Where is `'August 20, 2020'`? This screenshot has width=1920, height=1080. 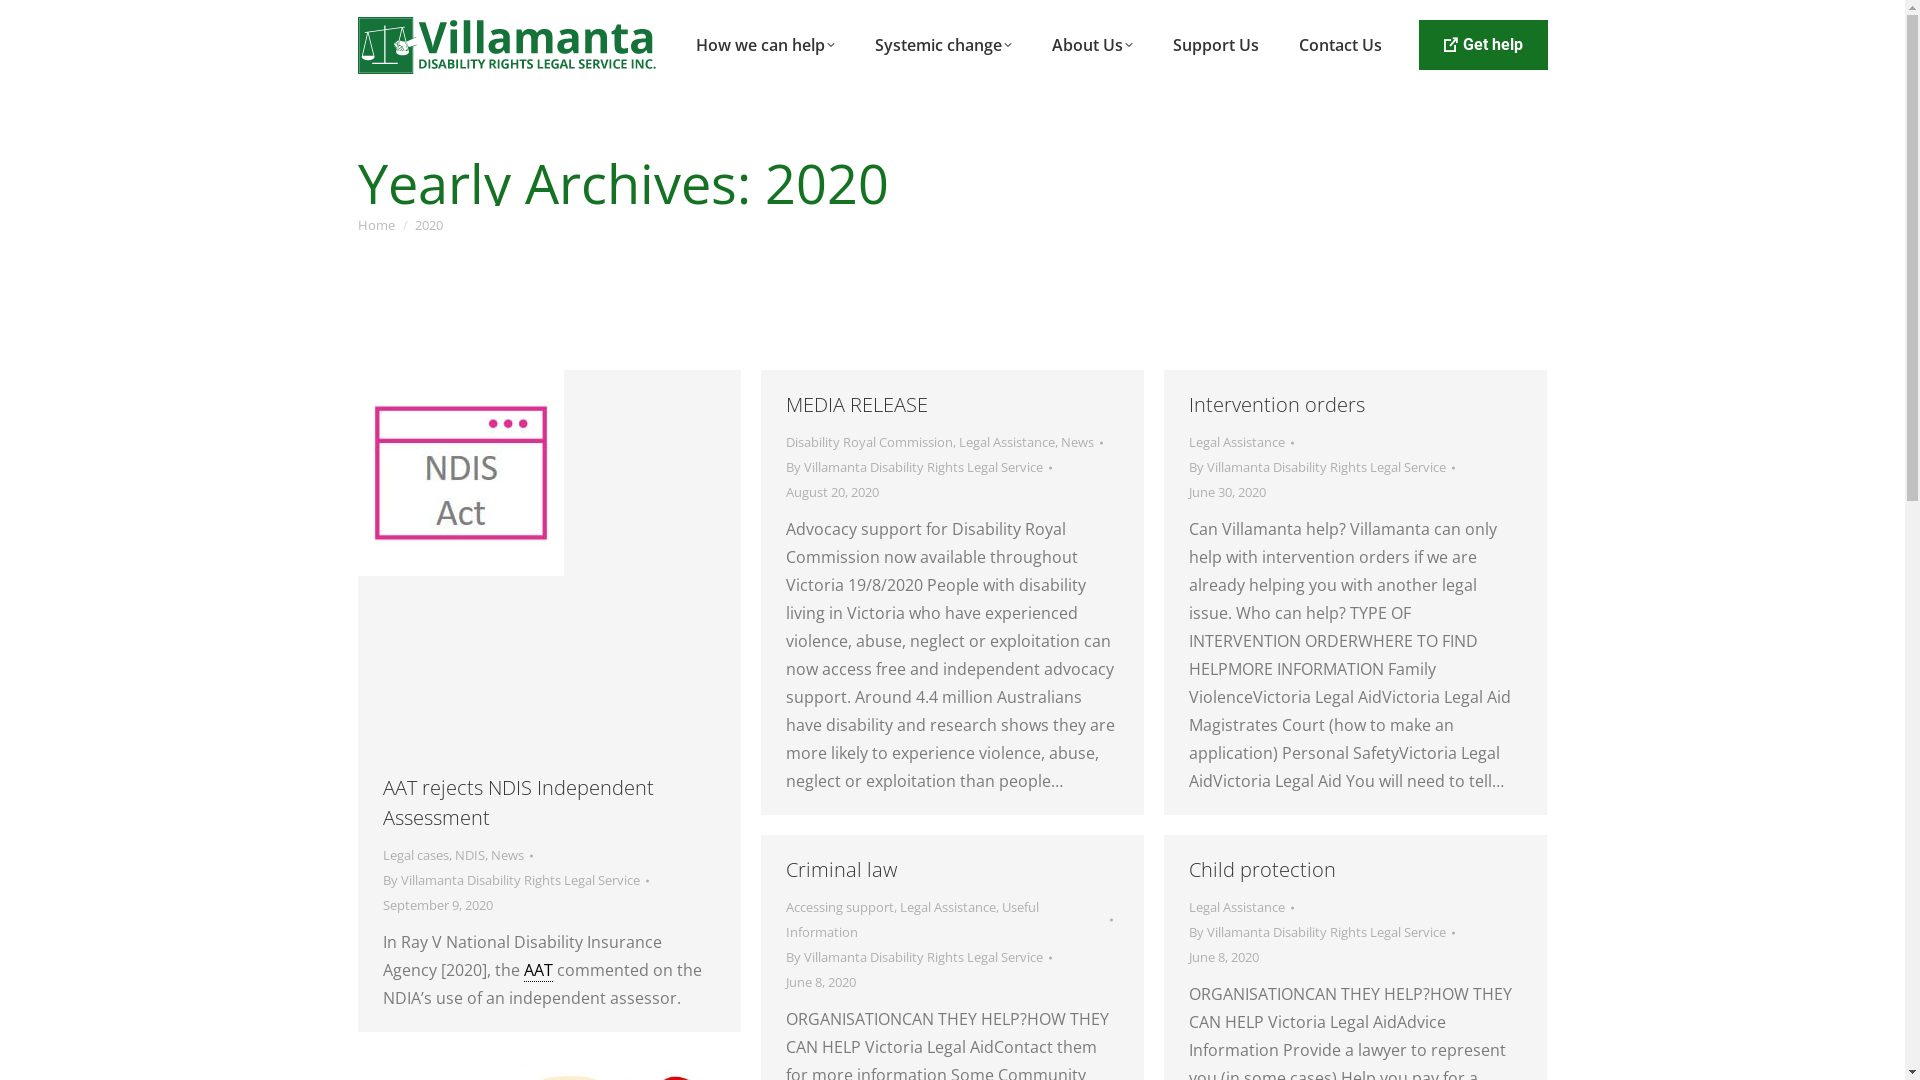
'August 20, 2020' is located at coordinates (832, 492).